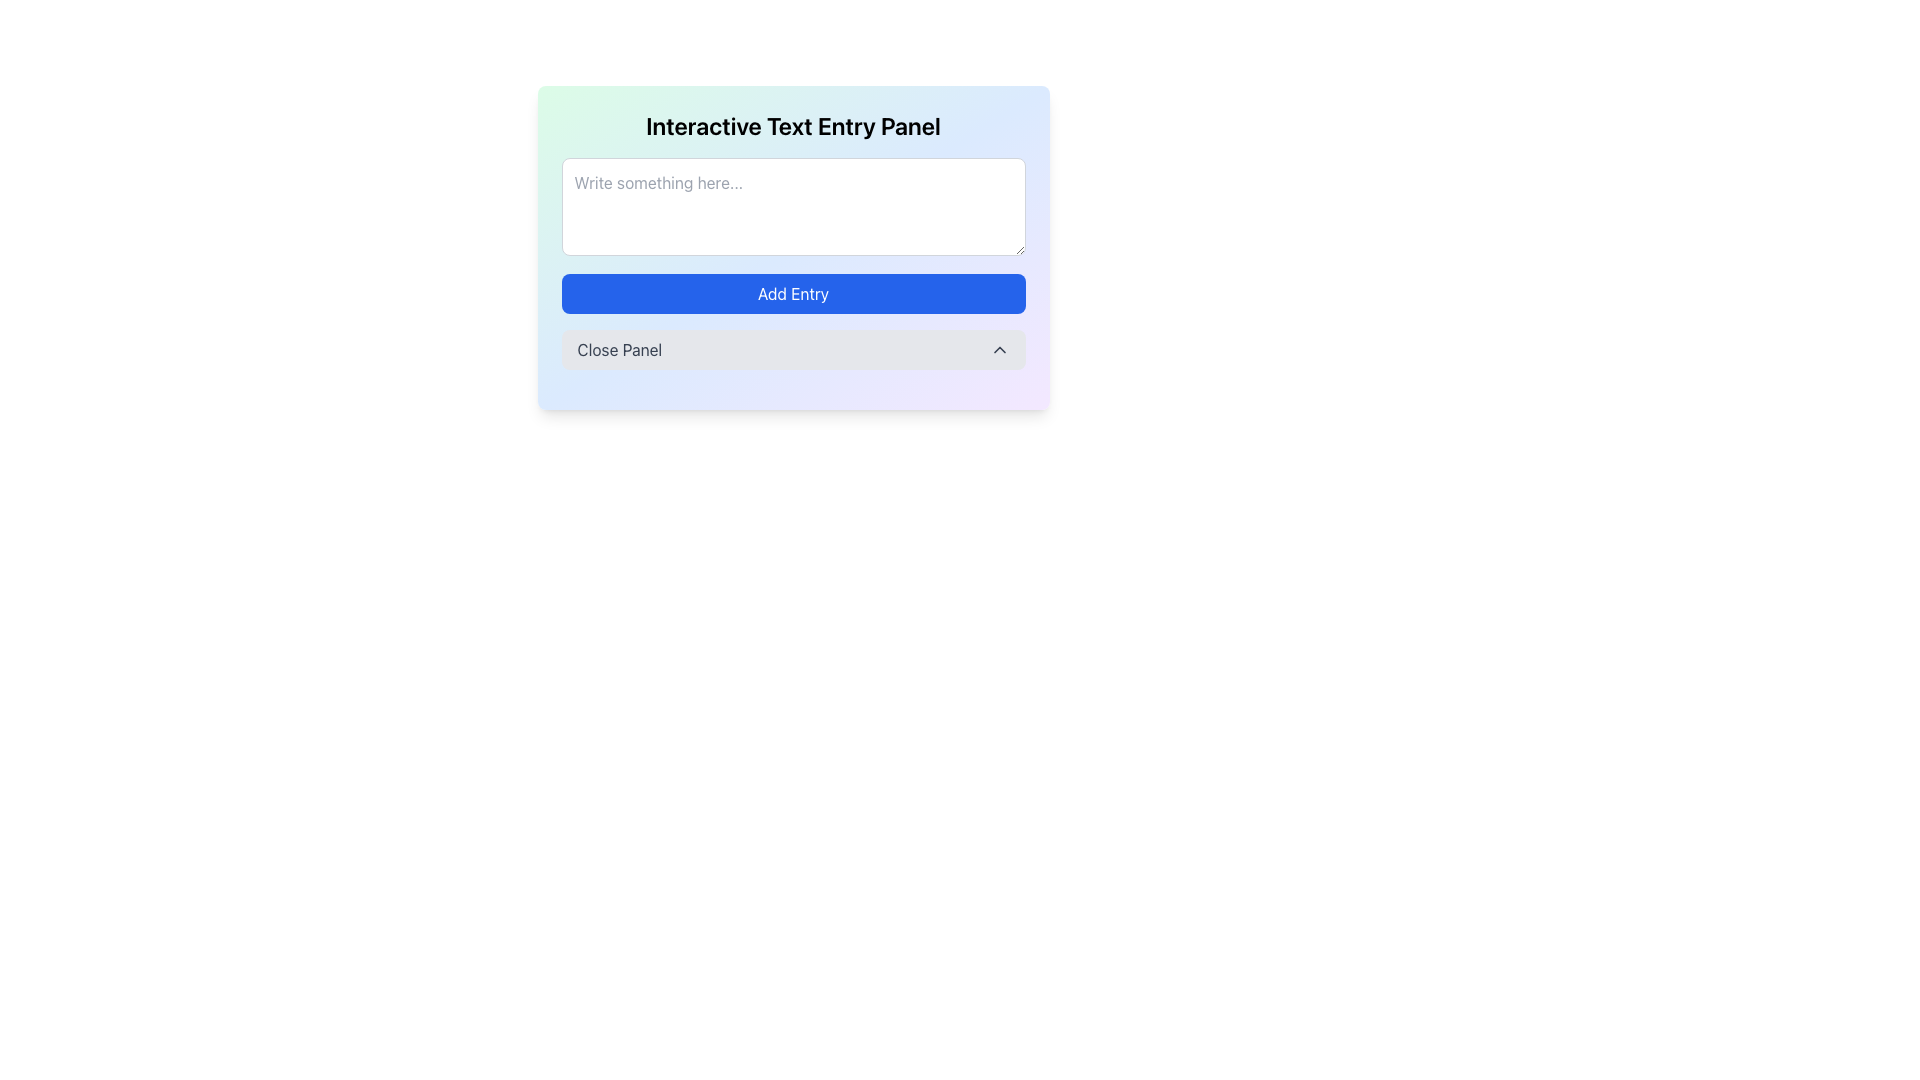 Image resolution: width=1920 pixels, height=1080 pixels. What do you see at coordinates (792, 126) in the screenshot?
I see `the Static Text element which serves as a descriptive label or heading for the panel, positioned at the top of the central panel` at bounding box center [792, 126].